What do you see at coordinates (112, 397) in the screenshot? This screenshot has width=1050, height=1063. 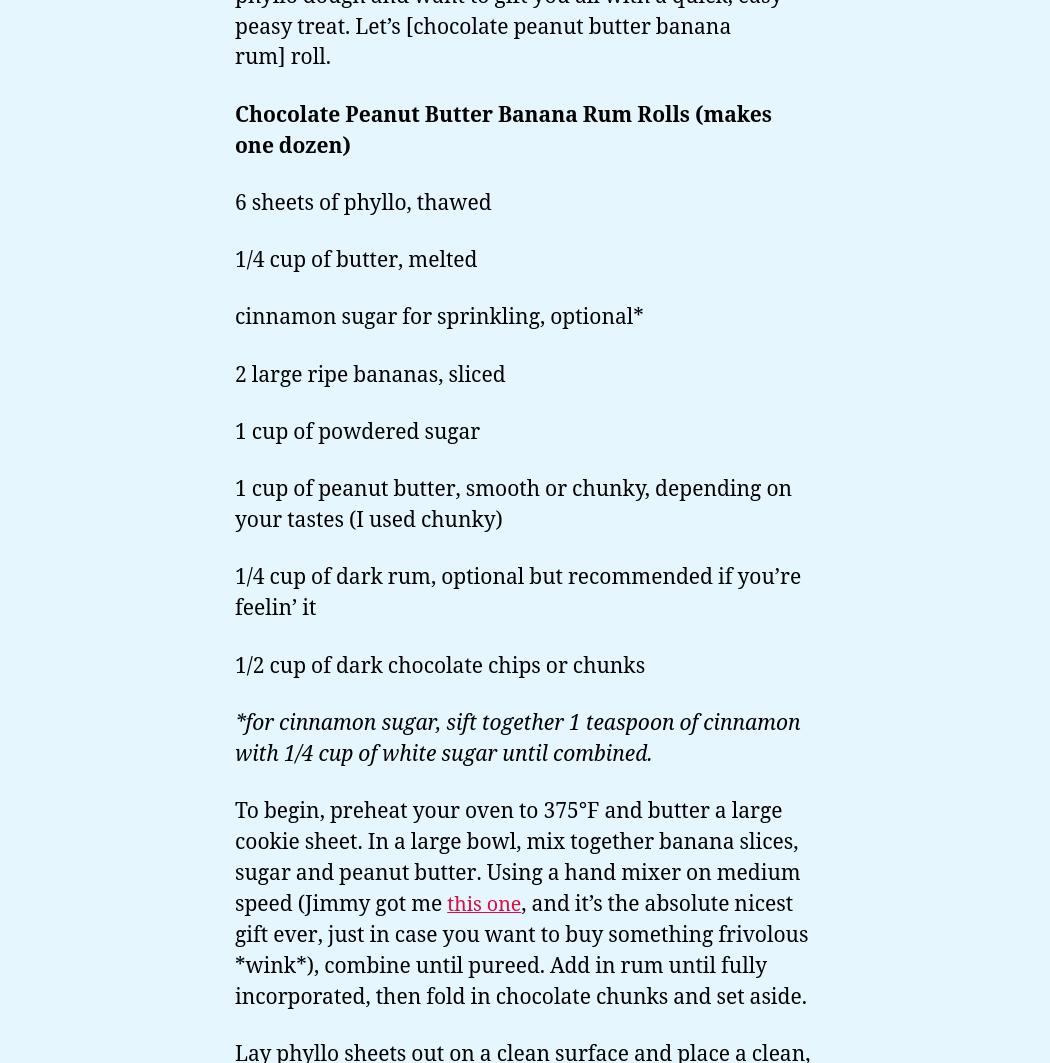 I see `'No-Bake Recipes'` at bounding box center [112, 397].